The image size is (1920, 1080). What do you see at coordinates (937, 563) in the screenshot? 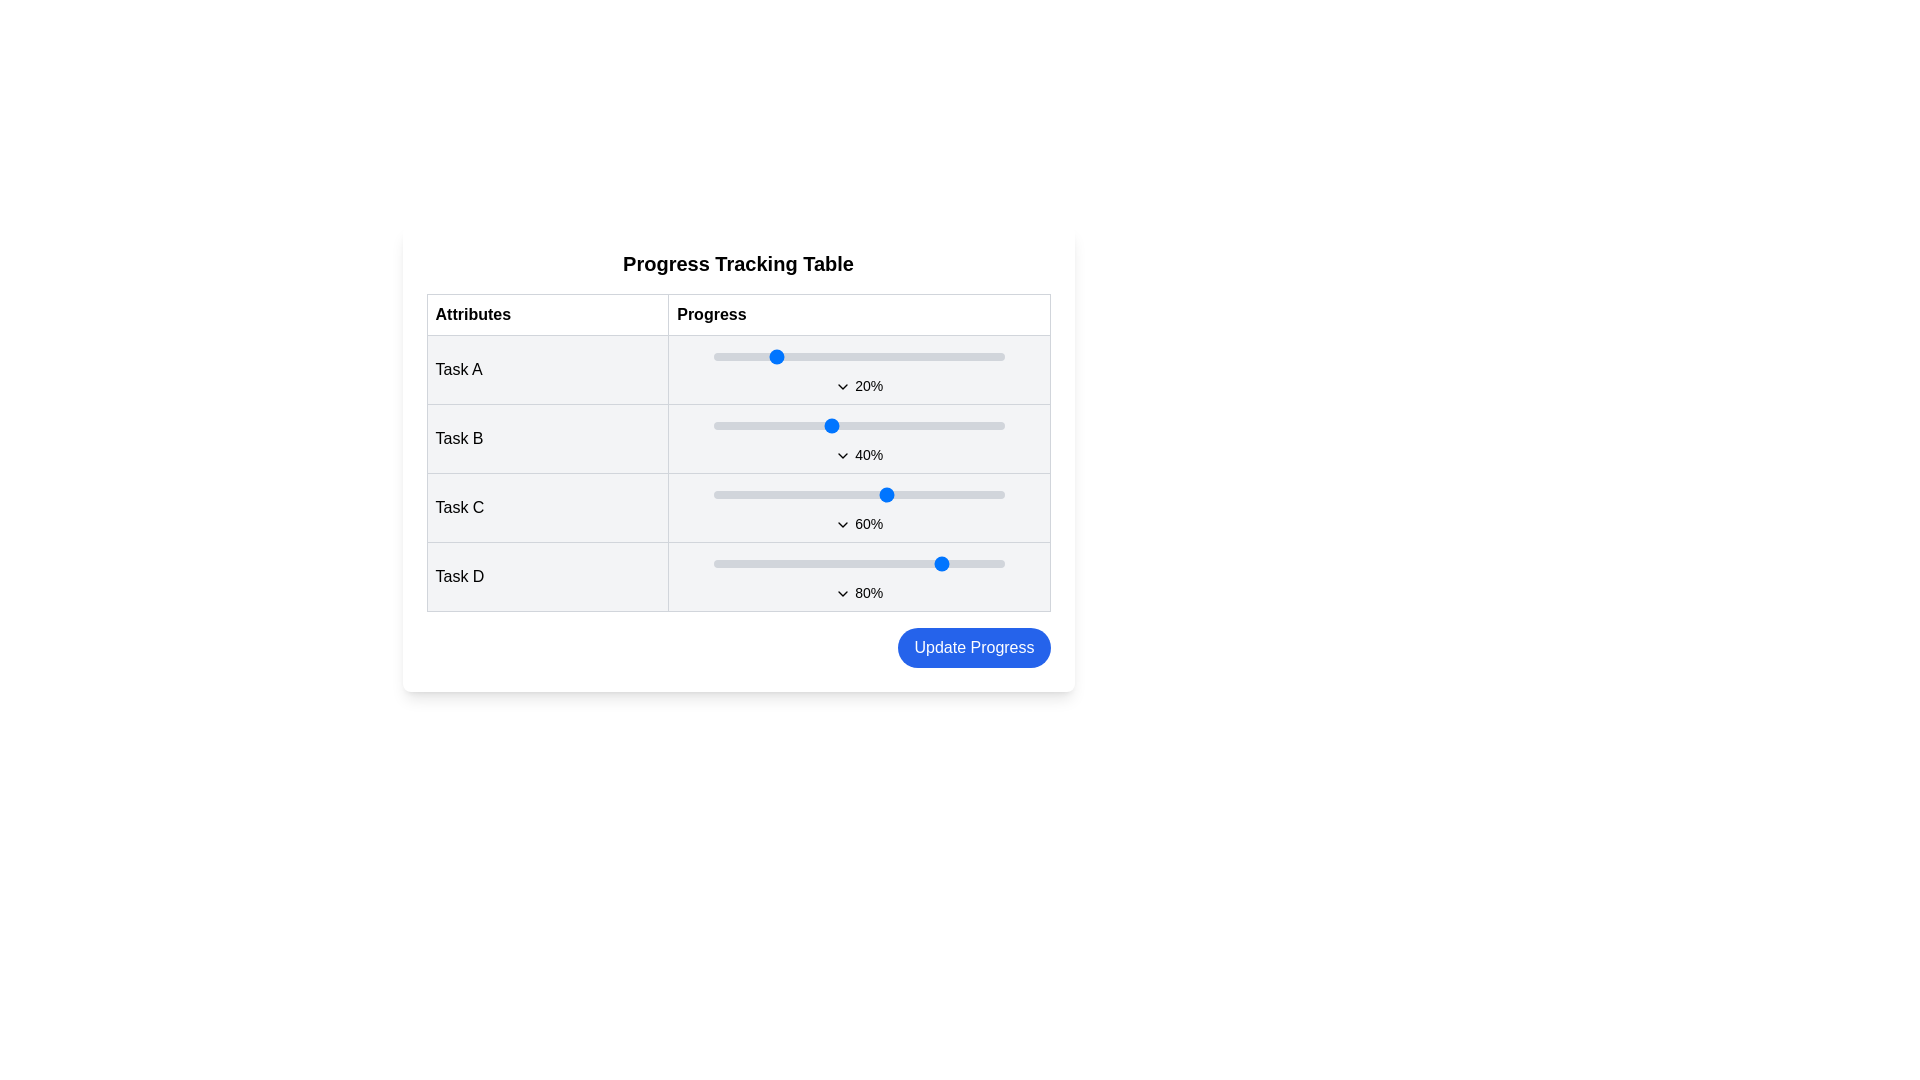
I see `task progress` at bounding box center [937, 563].